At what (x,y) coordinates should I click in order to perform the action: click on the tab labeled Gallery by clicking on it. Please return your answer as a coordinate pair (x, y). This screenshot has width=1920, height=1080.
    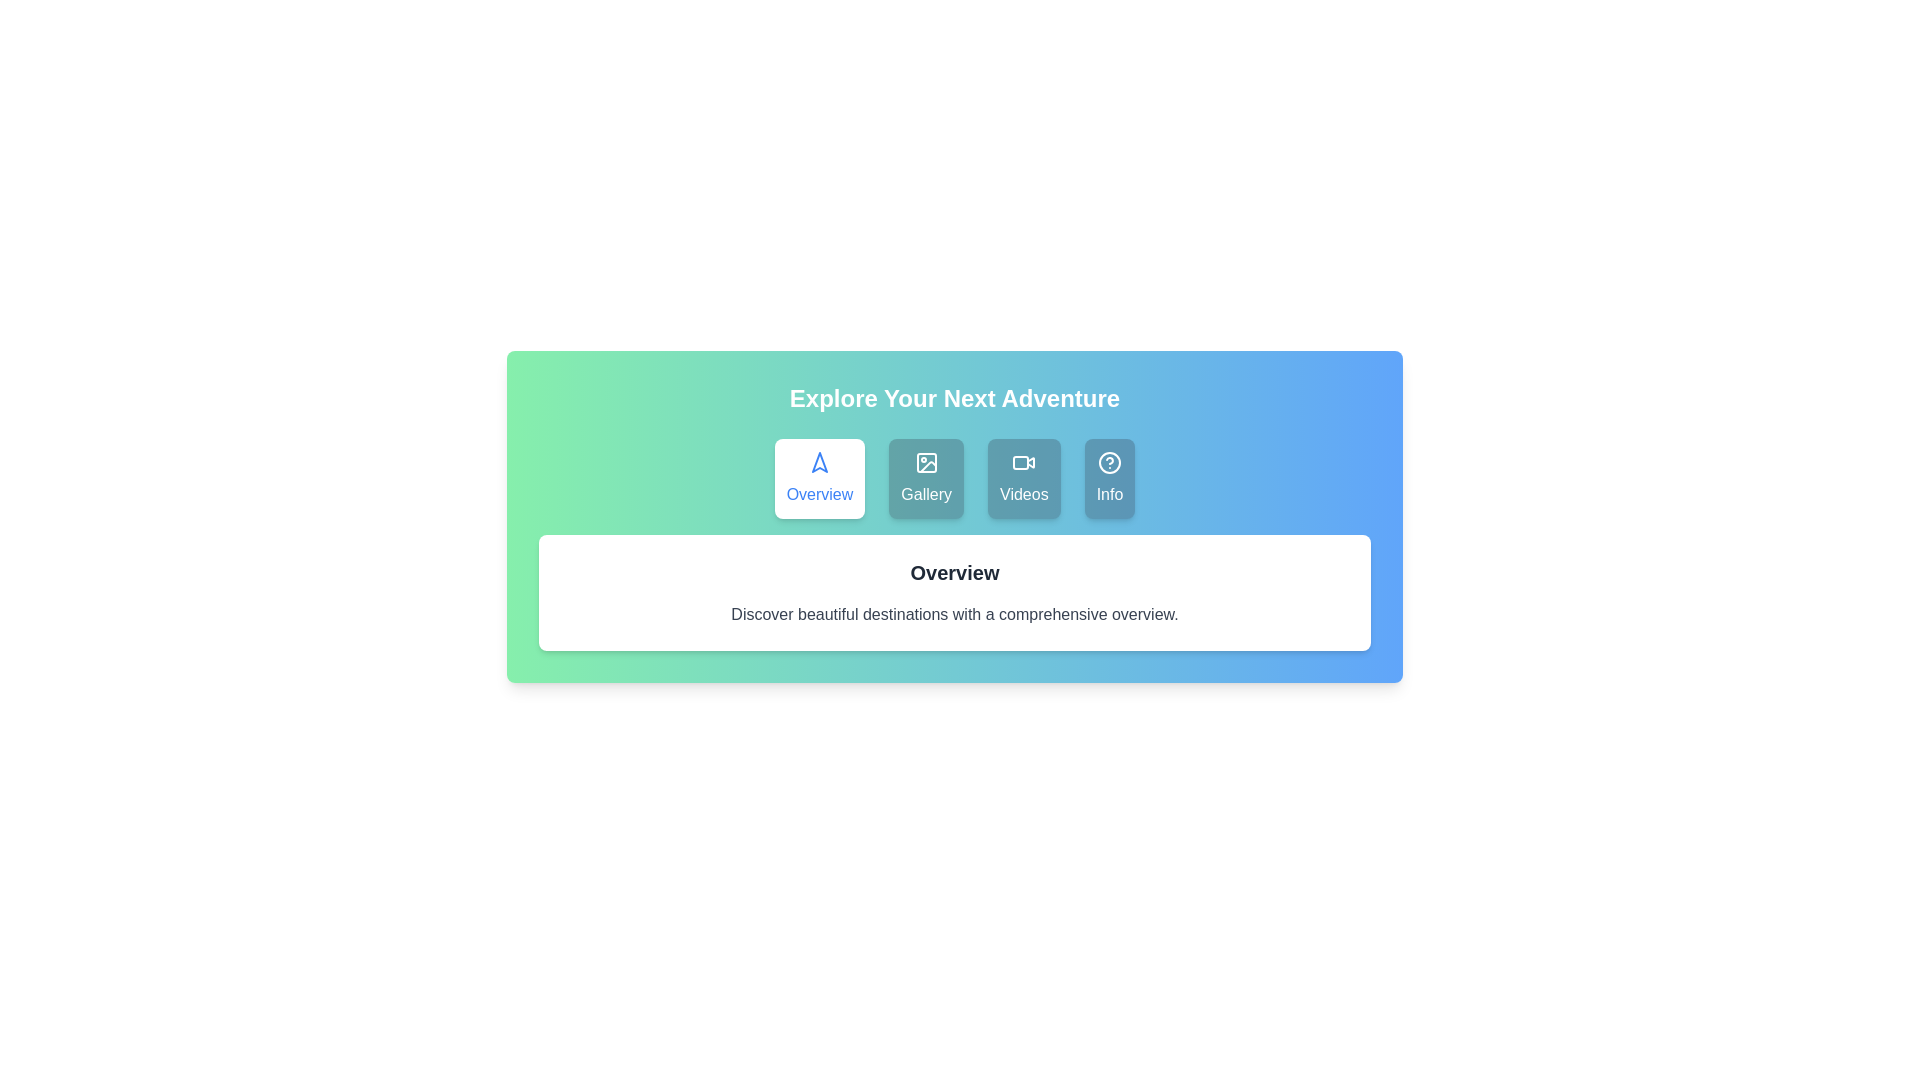
    Looking at the image, I should click on (925, 478).